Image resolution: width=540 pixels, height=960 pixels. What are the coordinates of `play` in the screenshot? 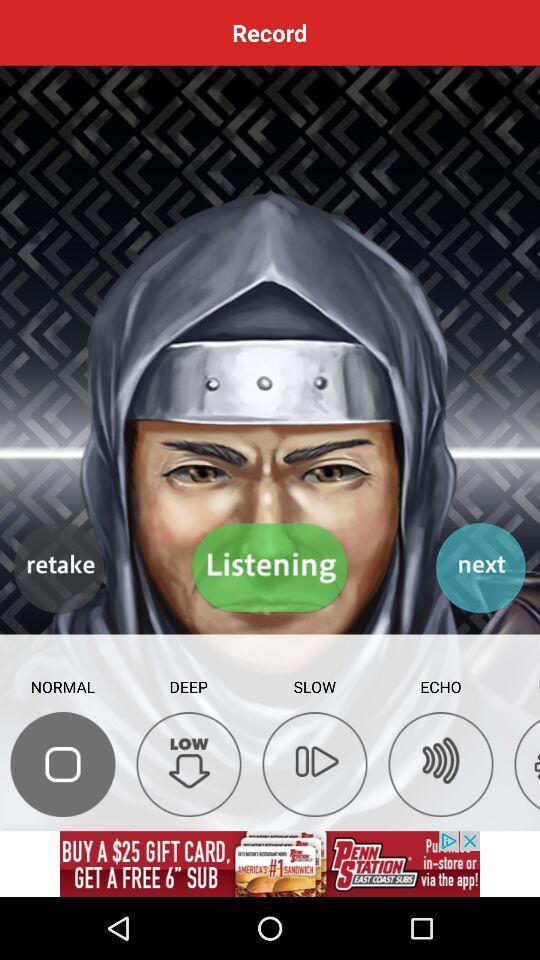 It's located at (270, 568).